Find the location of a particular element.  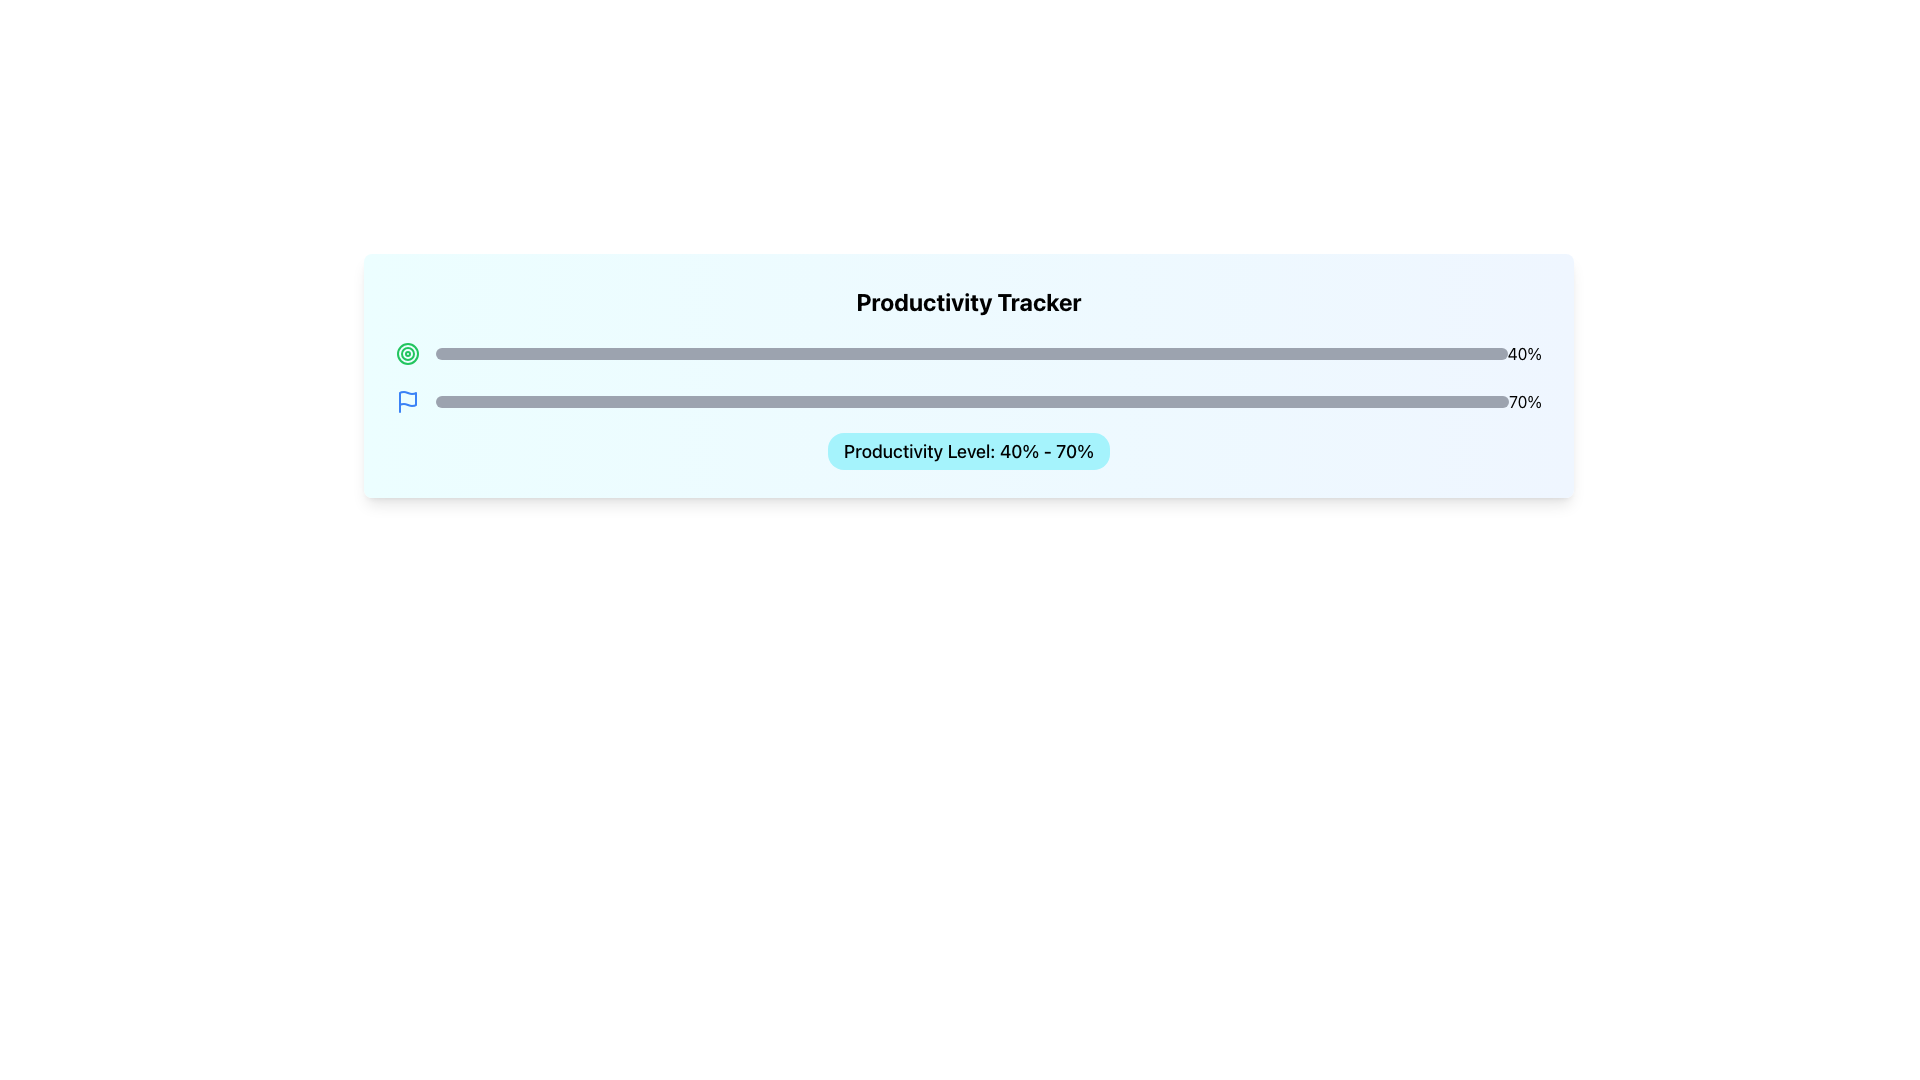

the productivity level slider is located at coordinates (693, 353).